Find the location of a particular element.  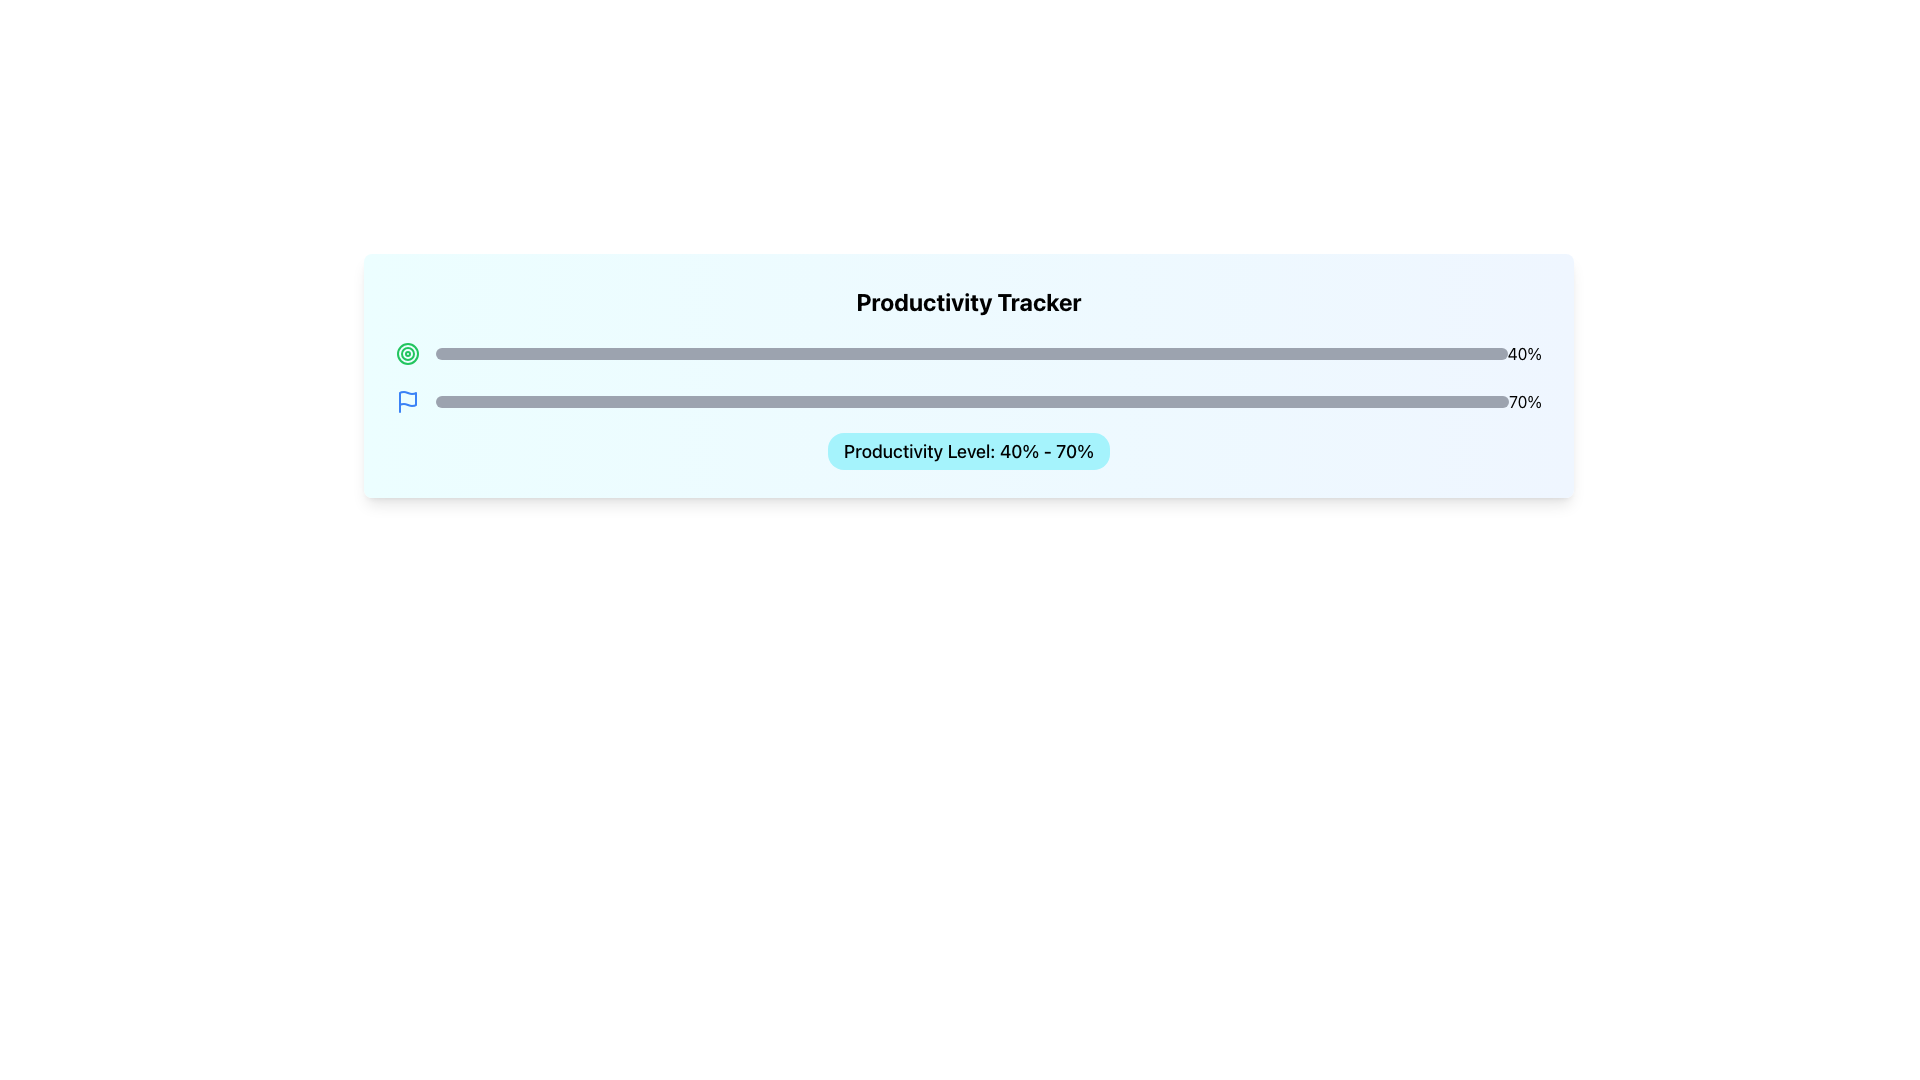

the productivity level slider is located at coordinates (693, 353).